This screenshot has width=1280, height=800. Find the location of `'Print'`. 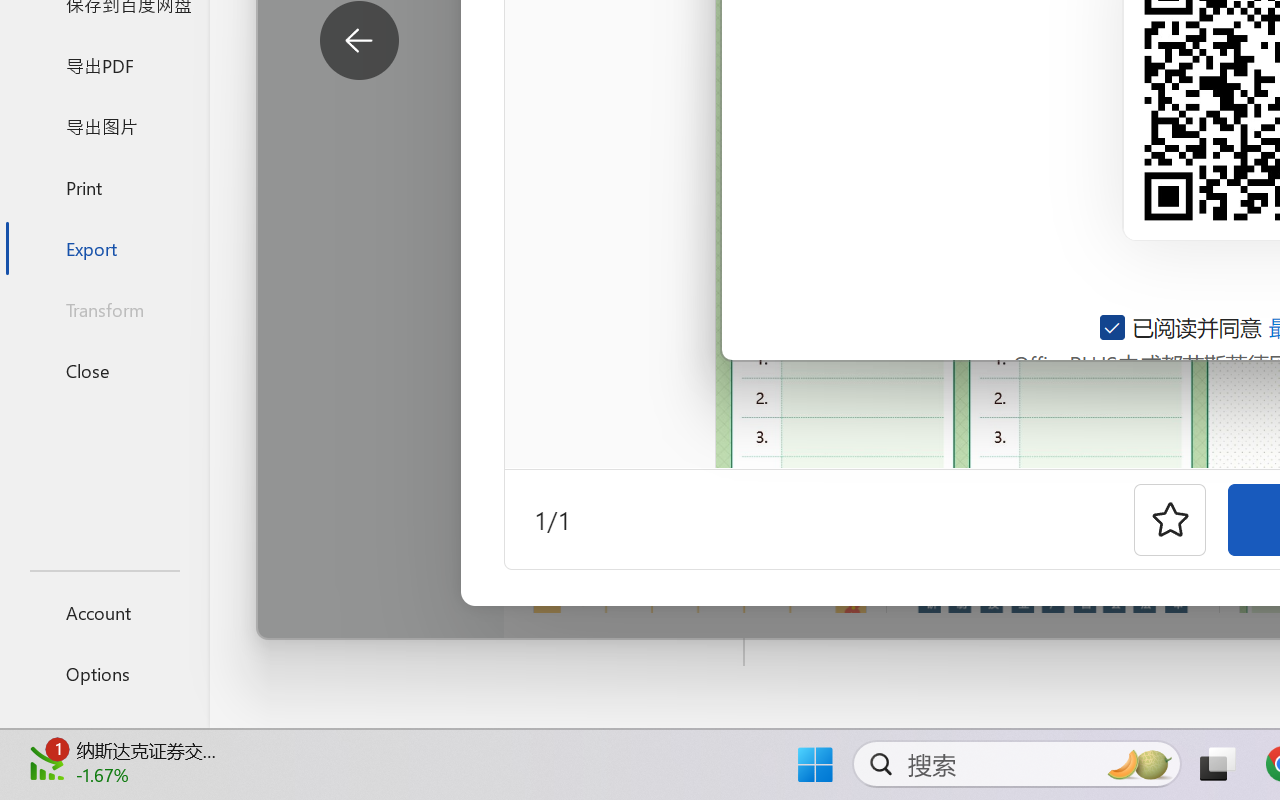

'Print' is located at coordinates (103, 186).